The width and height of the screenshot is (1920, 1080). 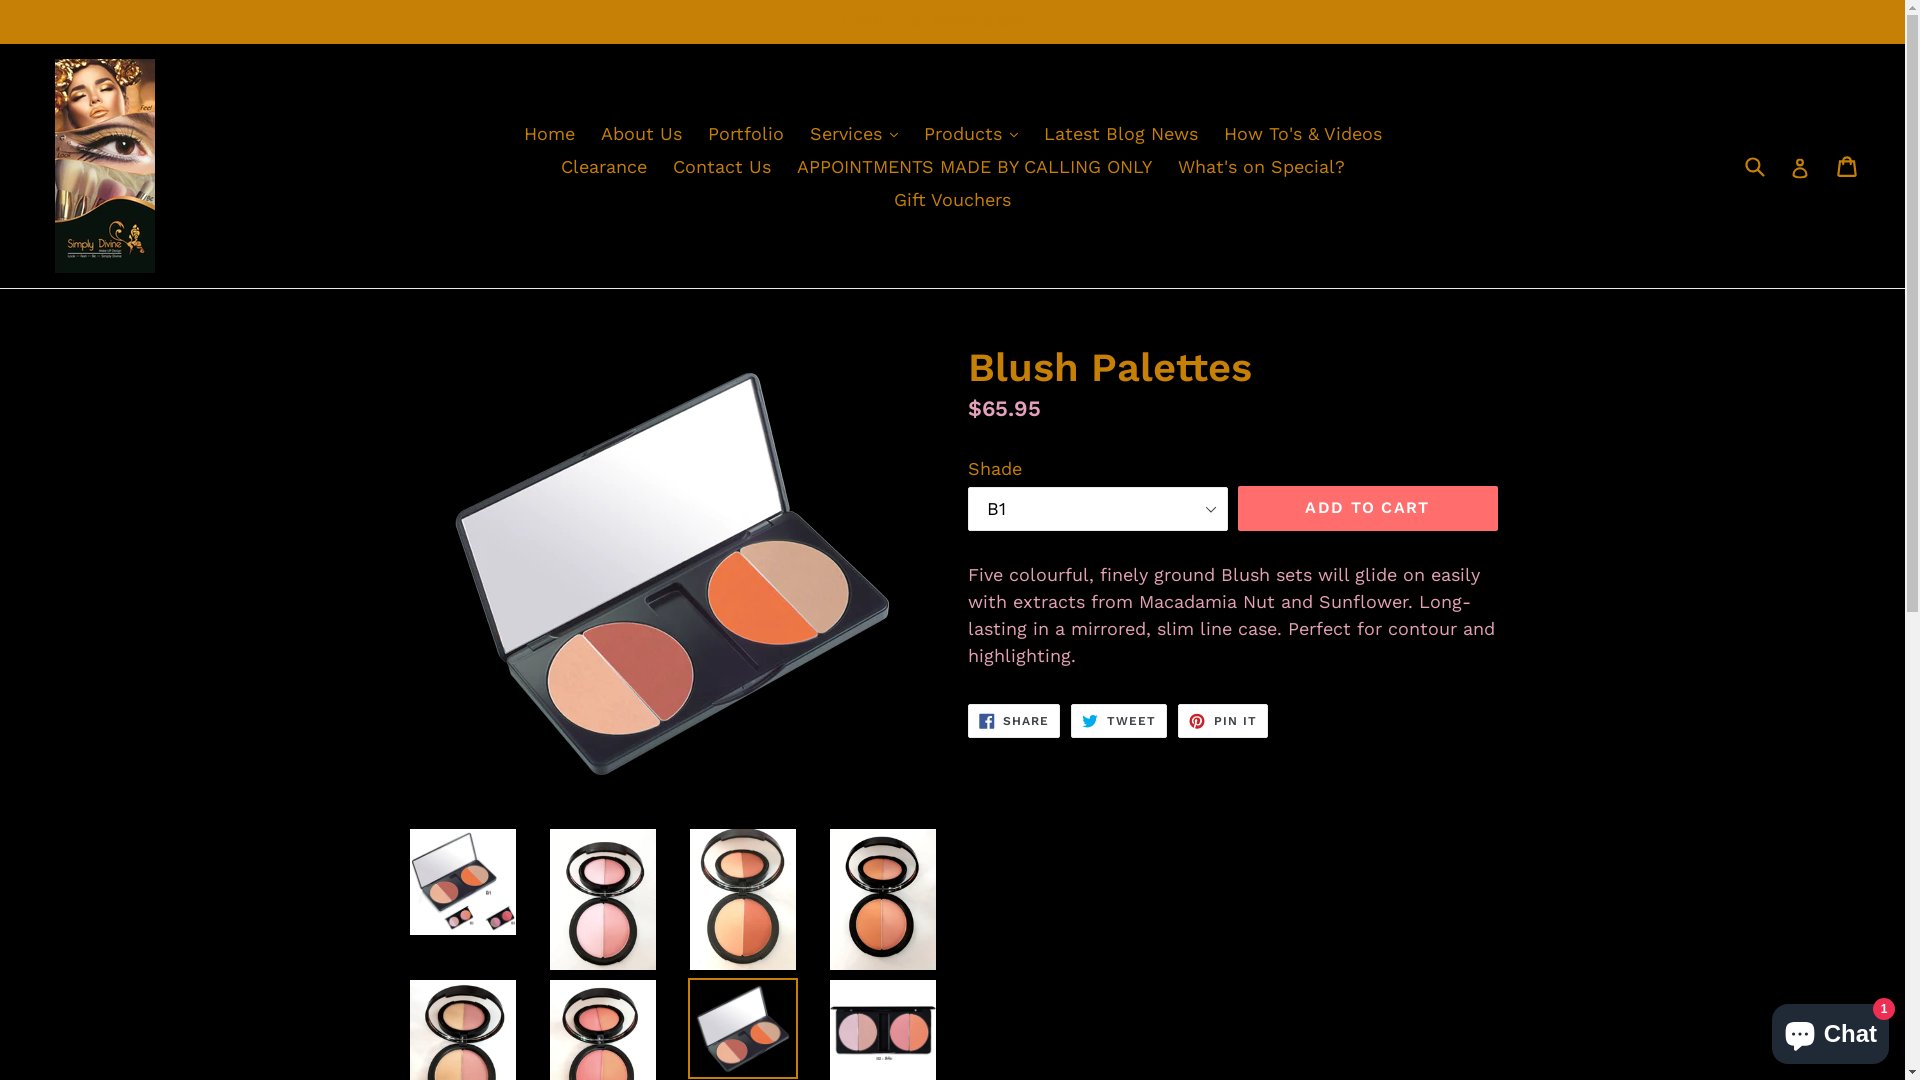 What do you see at coordinates (951, 198) in the screenshot?
I see `'Gift Vouchers'` at bounding box center [951, 198].